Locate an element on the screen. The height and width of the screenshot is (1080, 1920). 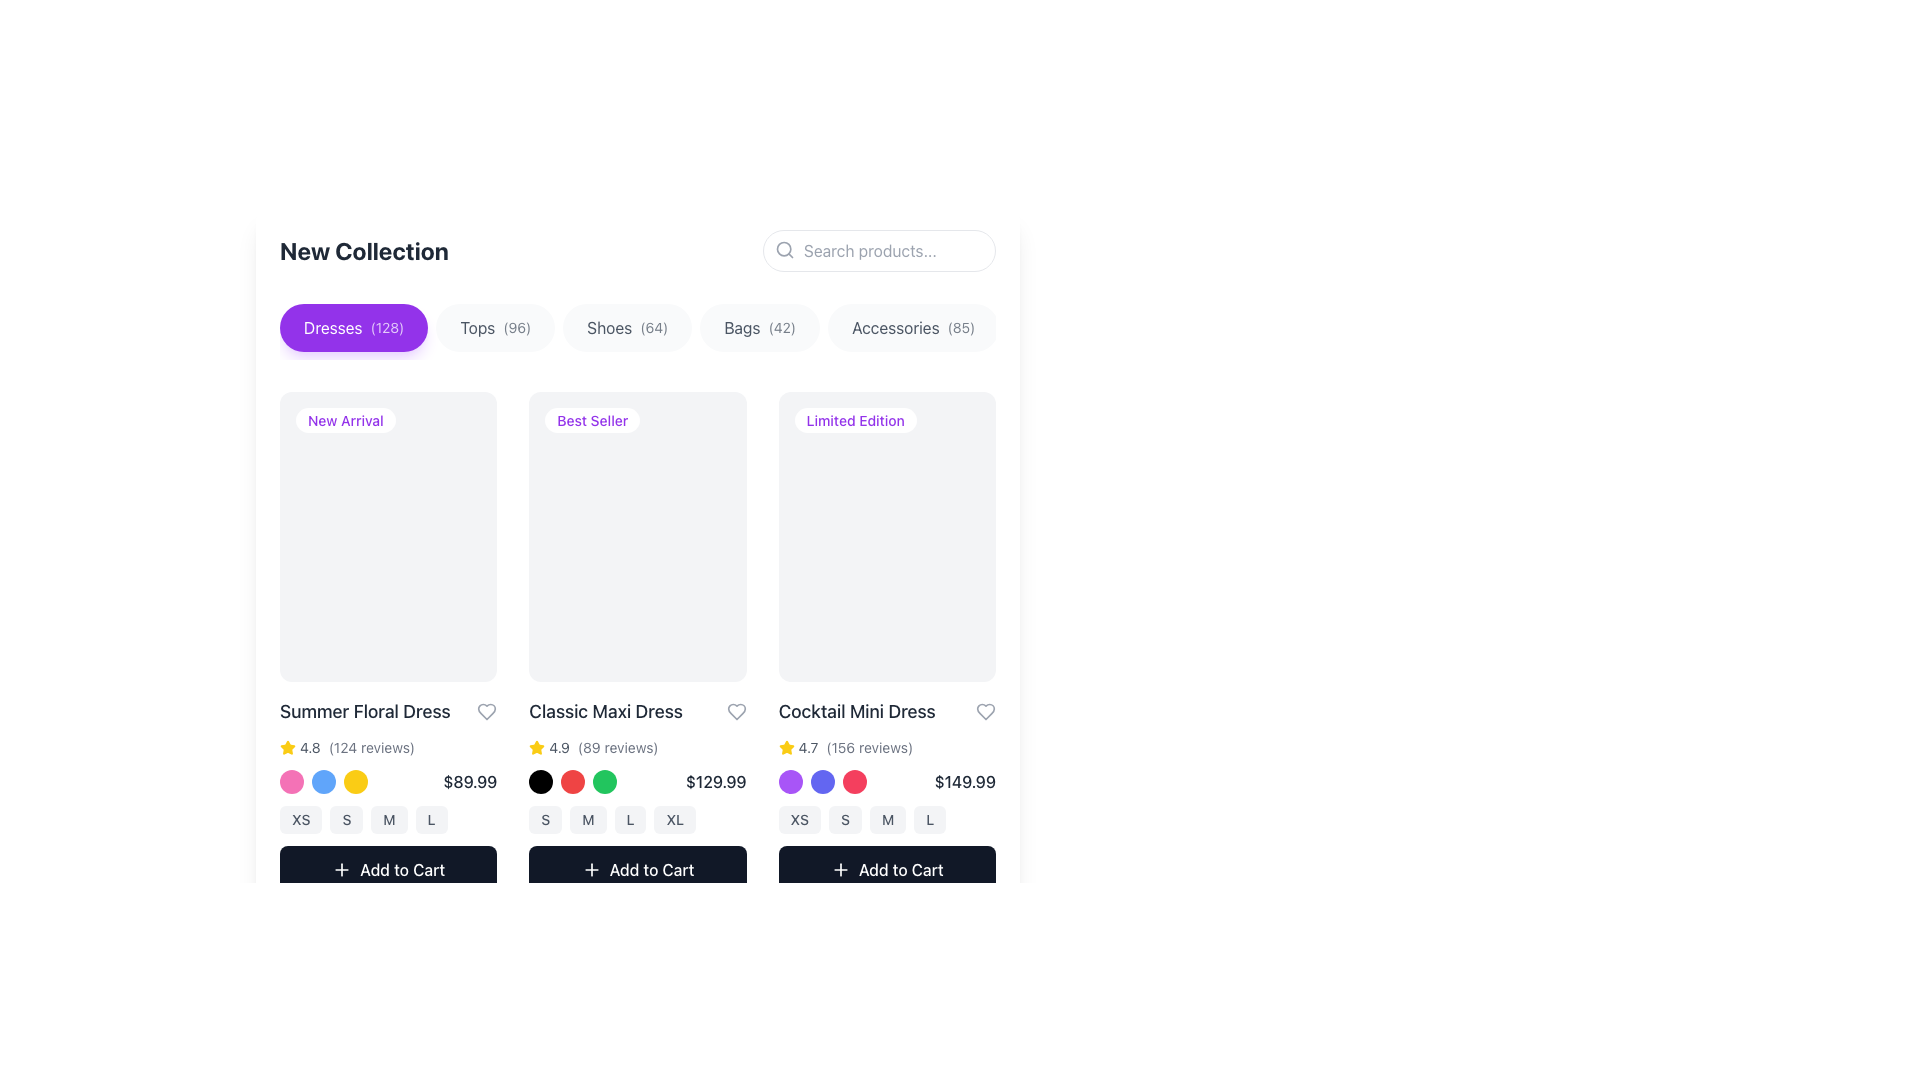
the size selection button for 'M' of the 'Cocktail Mini Dress' is located at coordinates (887, 819).